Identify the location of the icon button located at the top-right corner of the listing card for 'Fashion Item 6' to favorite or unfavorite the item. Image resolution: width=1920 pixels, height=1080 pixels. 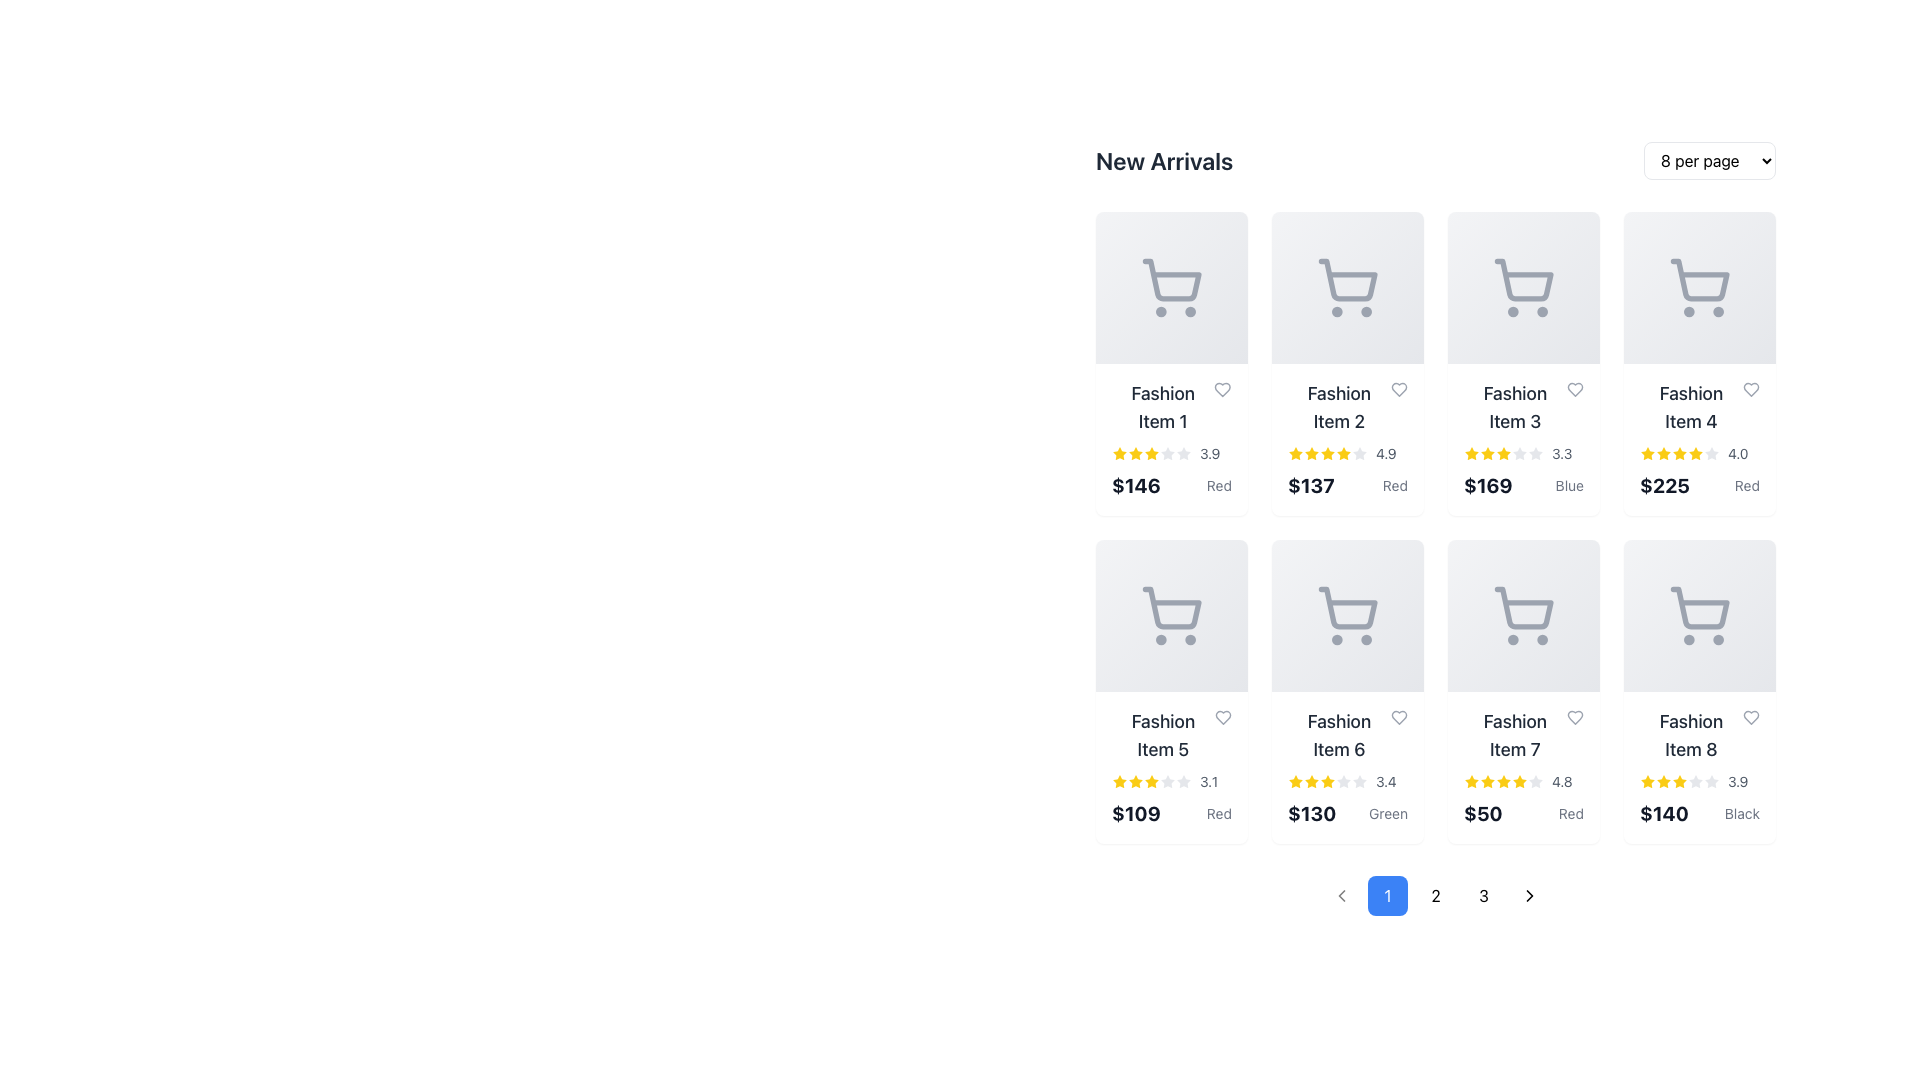
(1397, 716).